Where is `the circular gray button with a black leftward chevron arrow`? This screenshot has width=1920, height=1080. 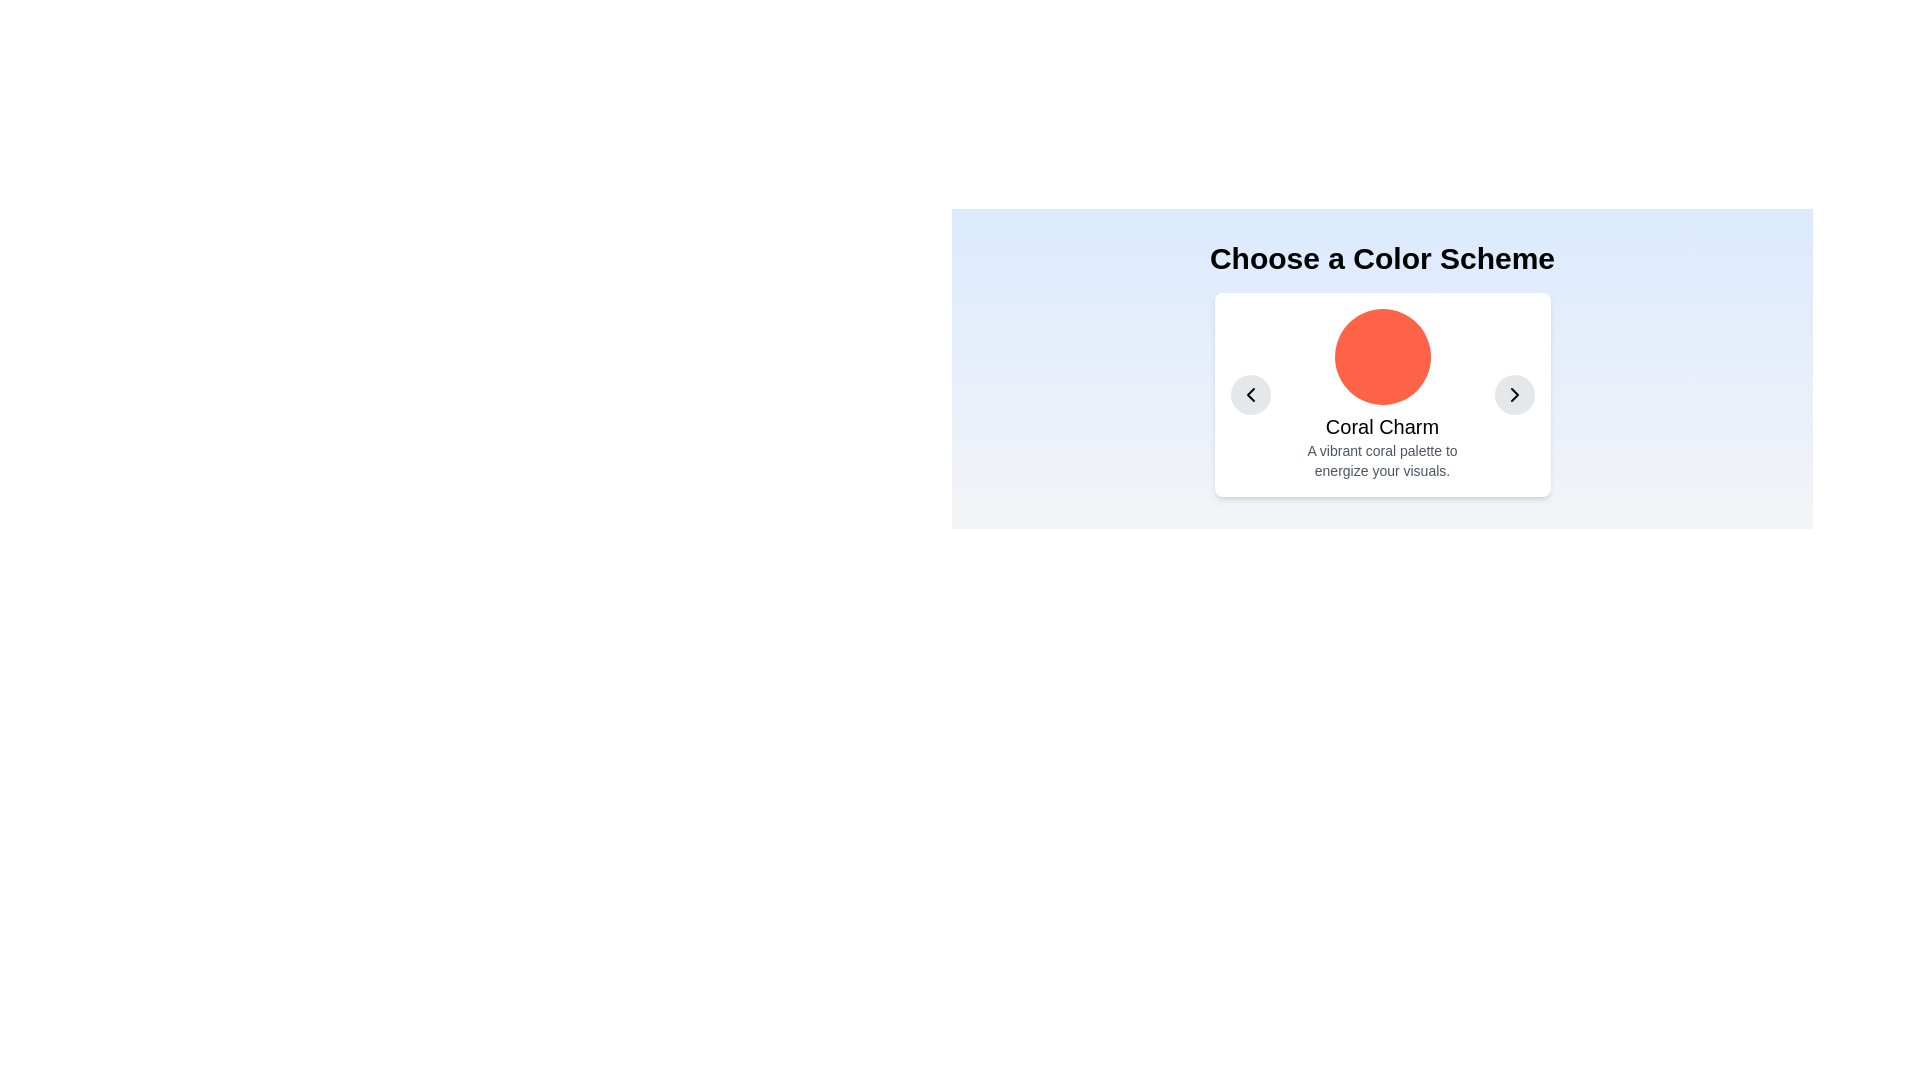 the circular gray button with a black leftward chevron arrow is located at coordinates (1249, 394).